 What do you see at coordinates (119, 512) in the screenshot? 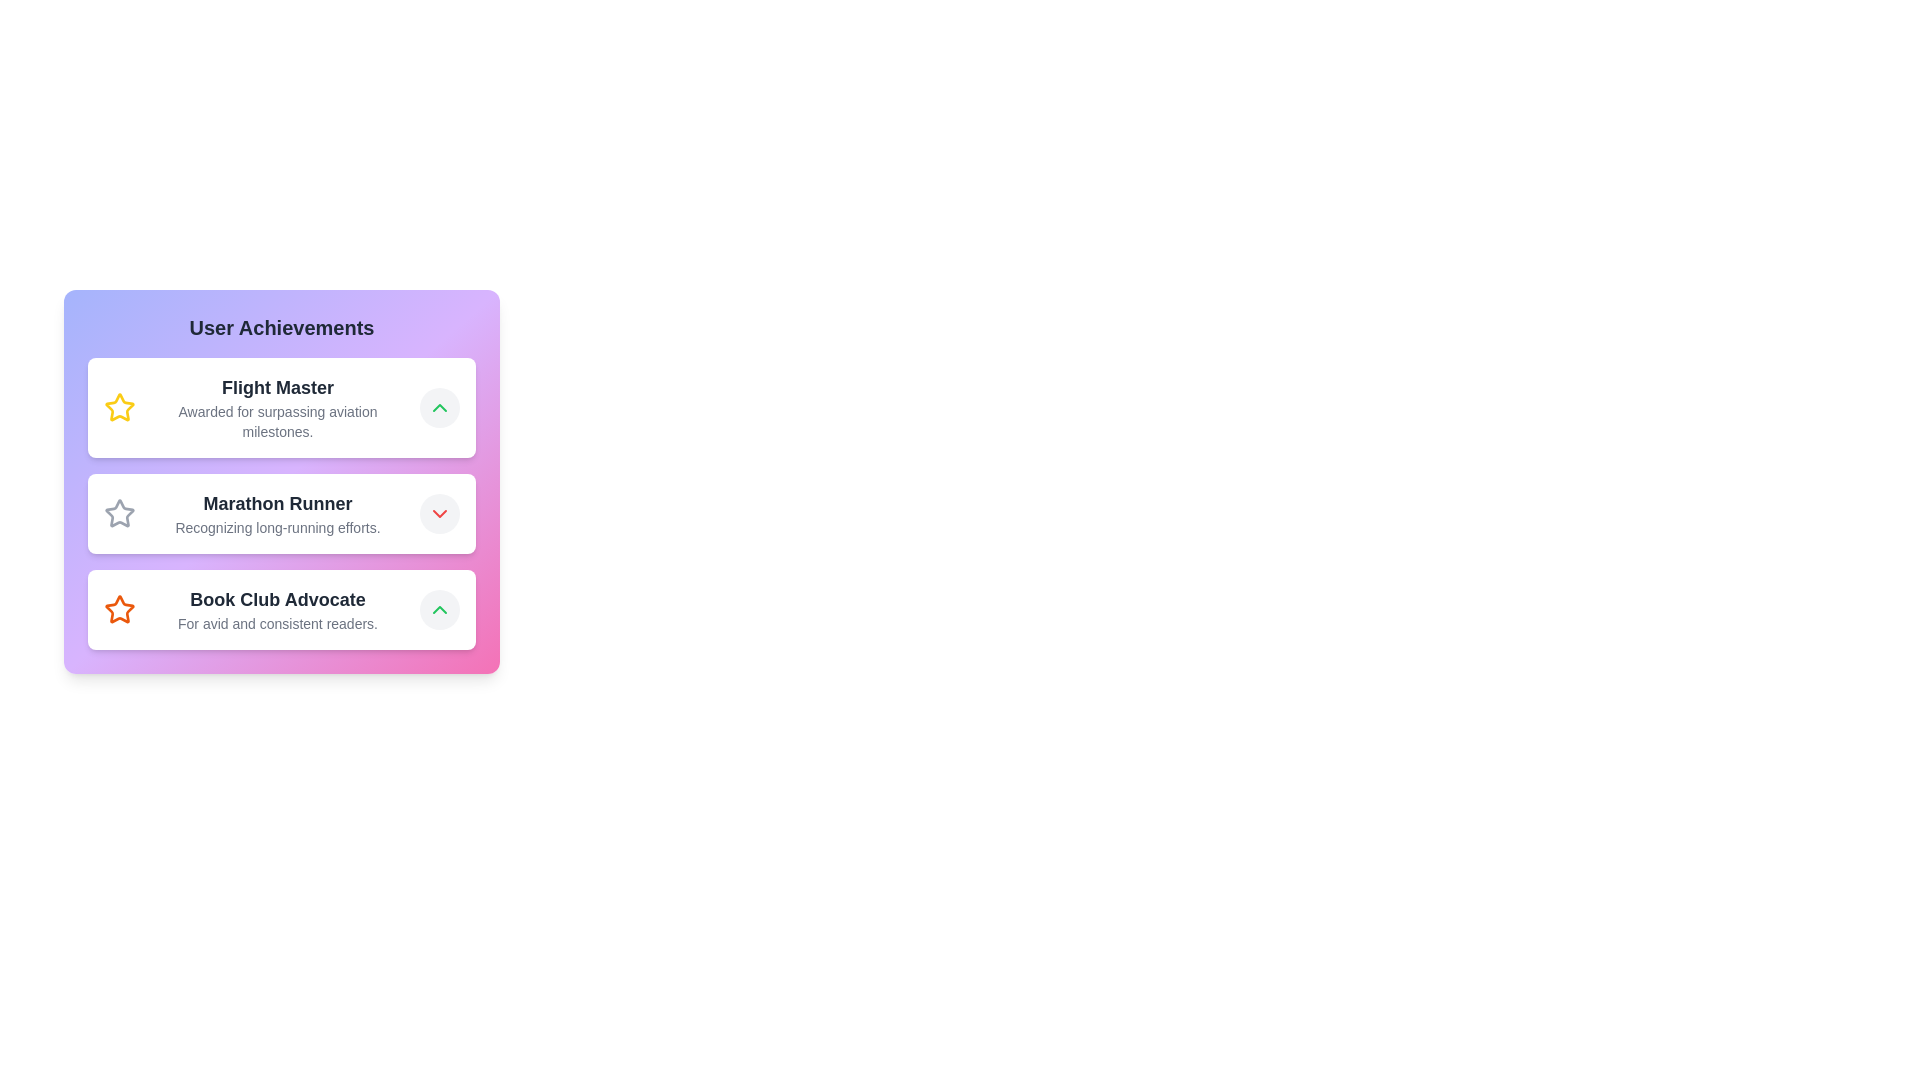
I see `the gray star-shaped icon located at the top-left corner of the 'Marathon Runner' card in the 'User Achievements' section` at bounding box center [119, 512].